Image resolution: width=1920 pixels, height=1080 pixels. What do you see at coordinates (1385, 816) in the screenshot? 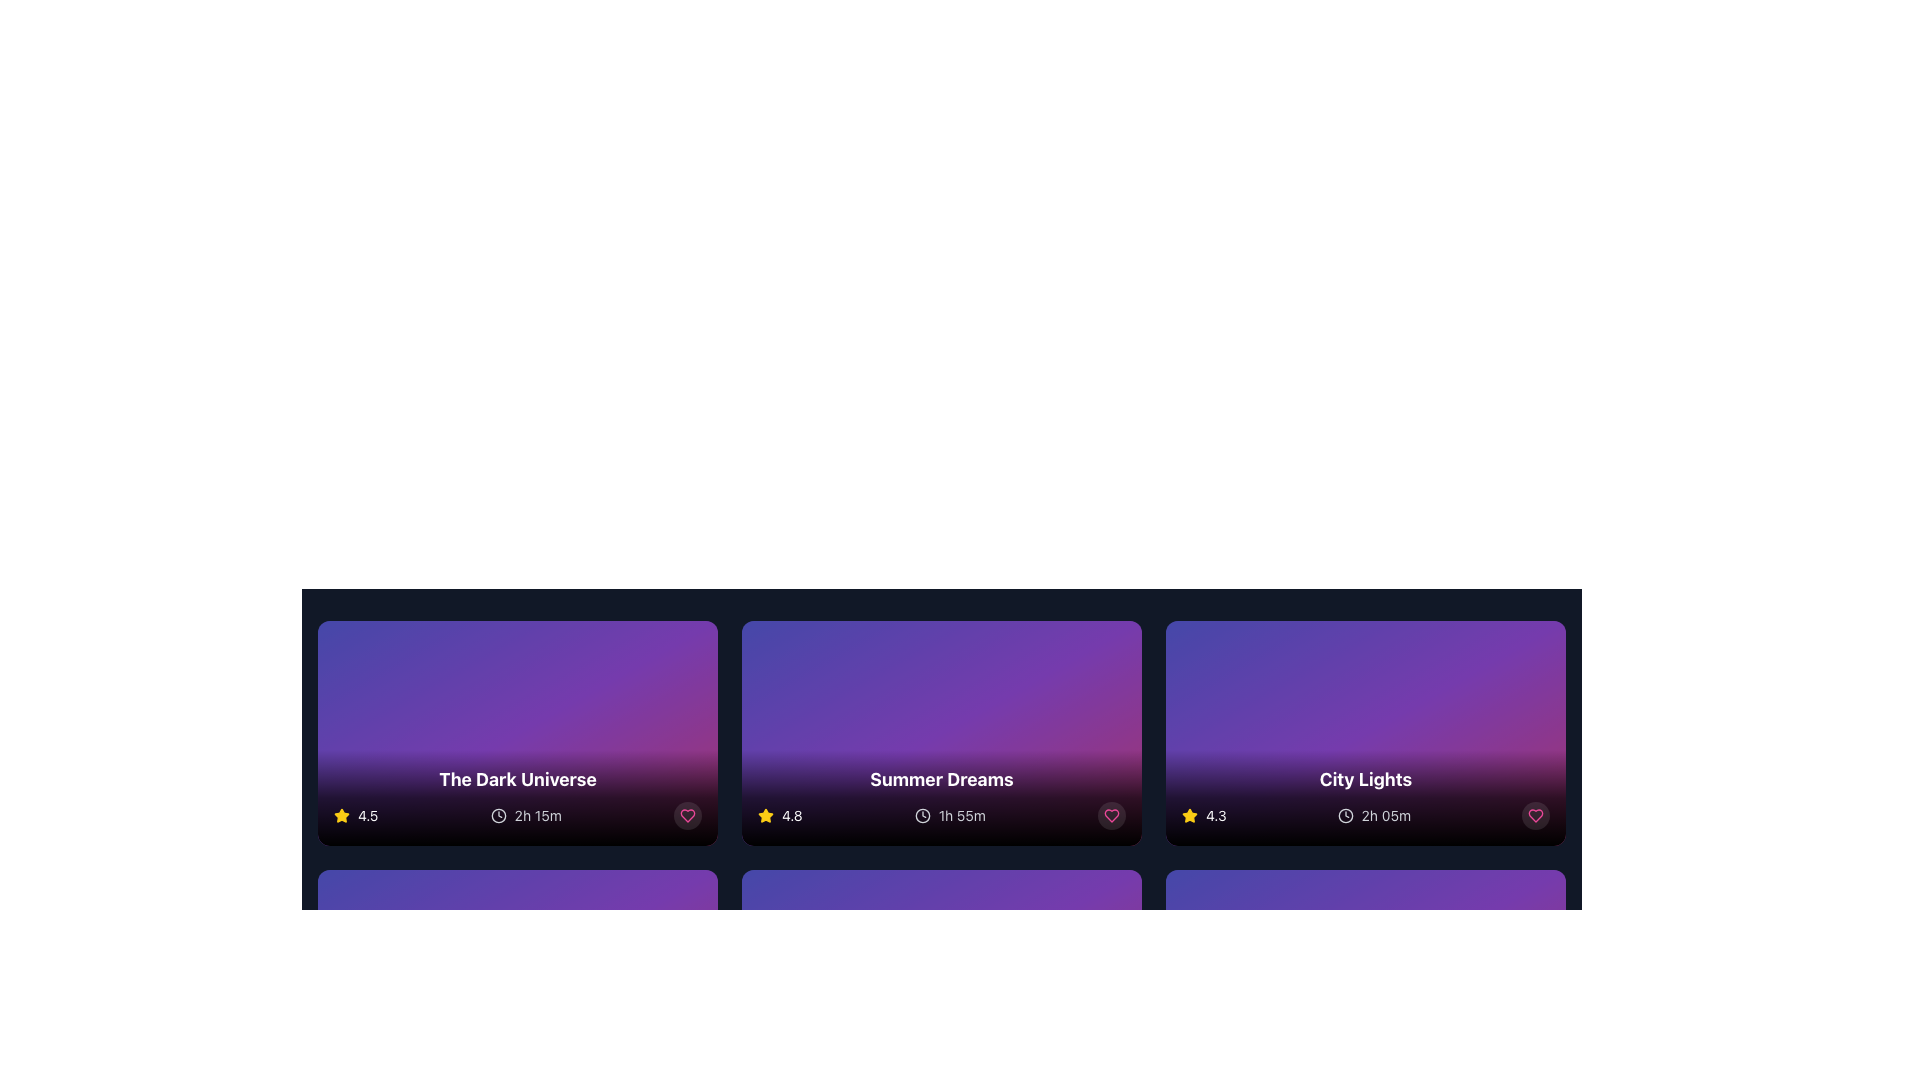
I see `text content of the duration label located at the bottom-right of the 'City Lights' card, next to the clock-like icon and ratings` at bounding box center [1385, 816].